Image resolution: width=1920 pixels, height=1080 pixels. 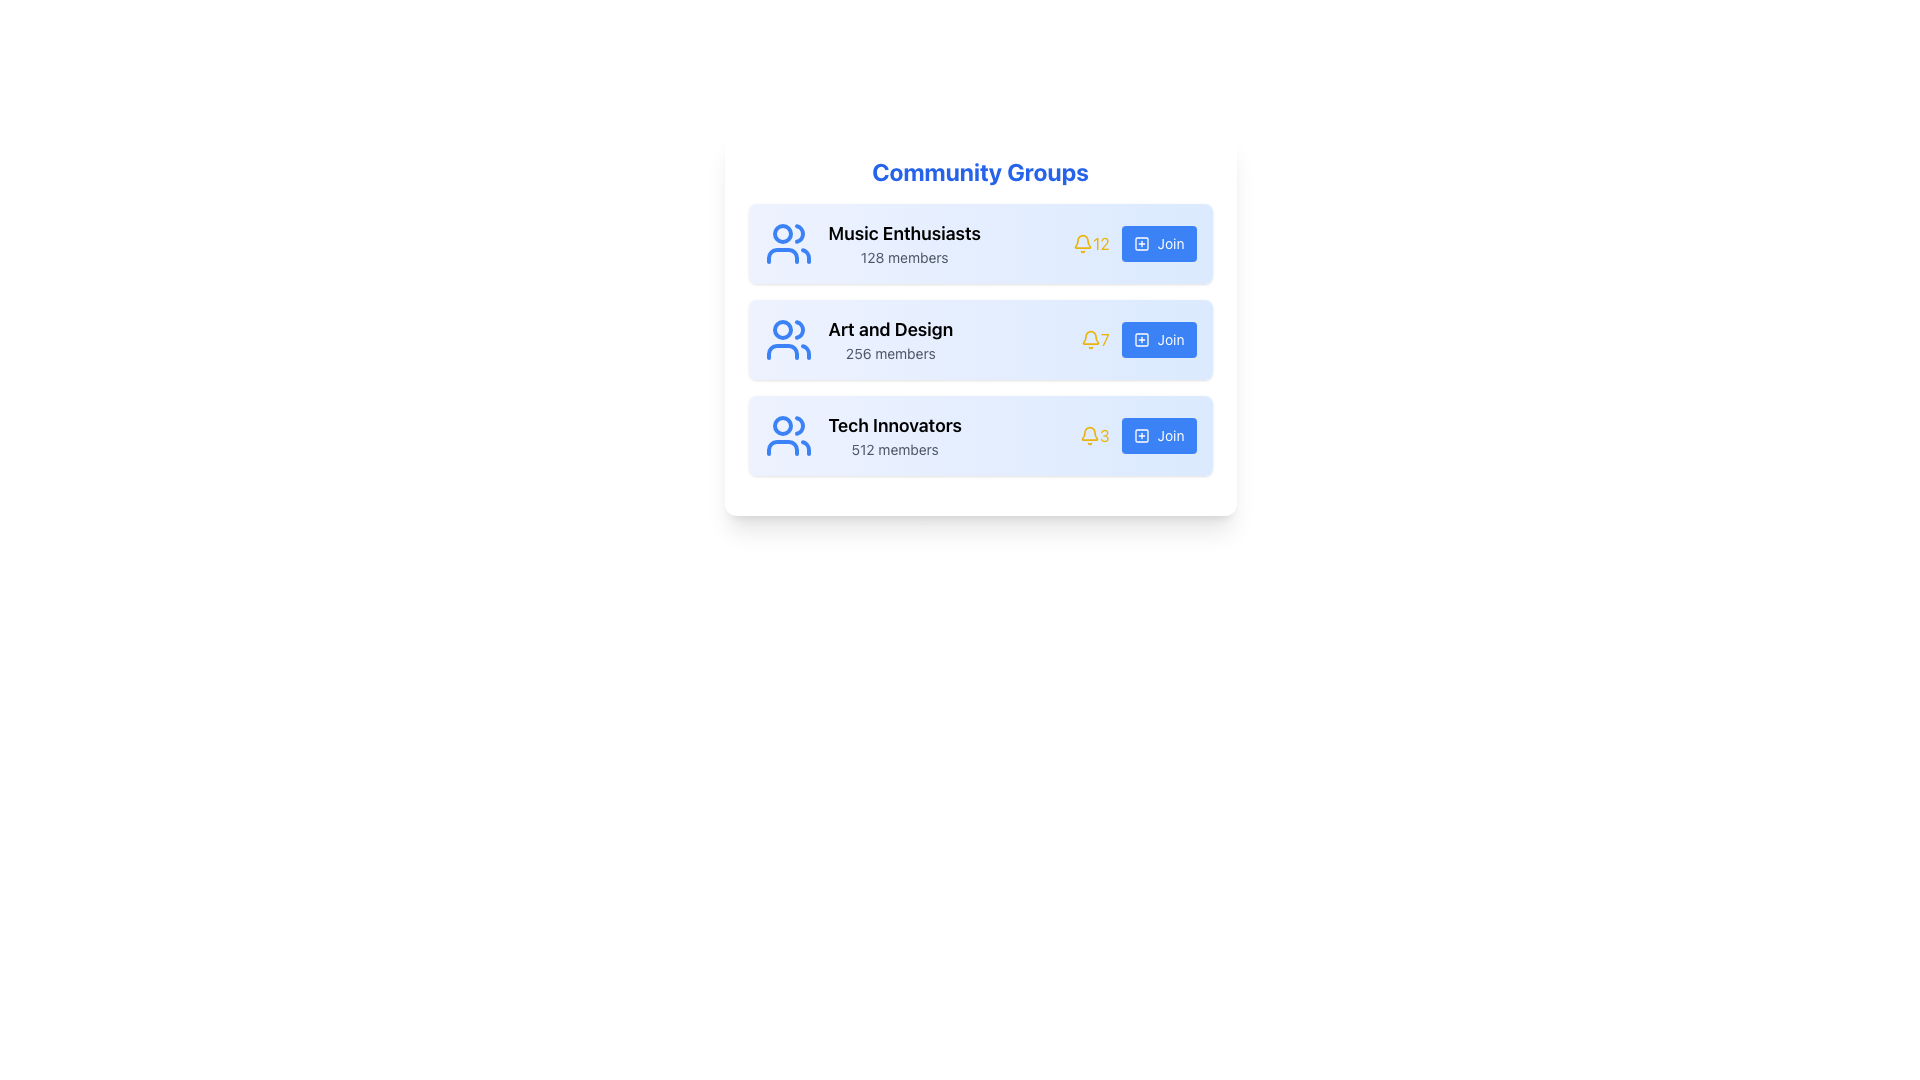 I want to click on text from the 'Art and Design' informational label and icon element, which displays 'Art and Design' prominently in bold and '256 members' in smaller text, so click(x=858, y=338).